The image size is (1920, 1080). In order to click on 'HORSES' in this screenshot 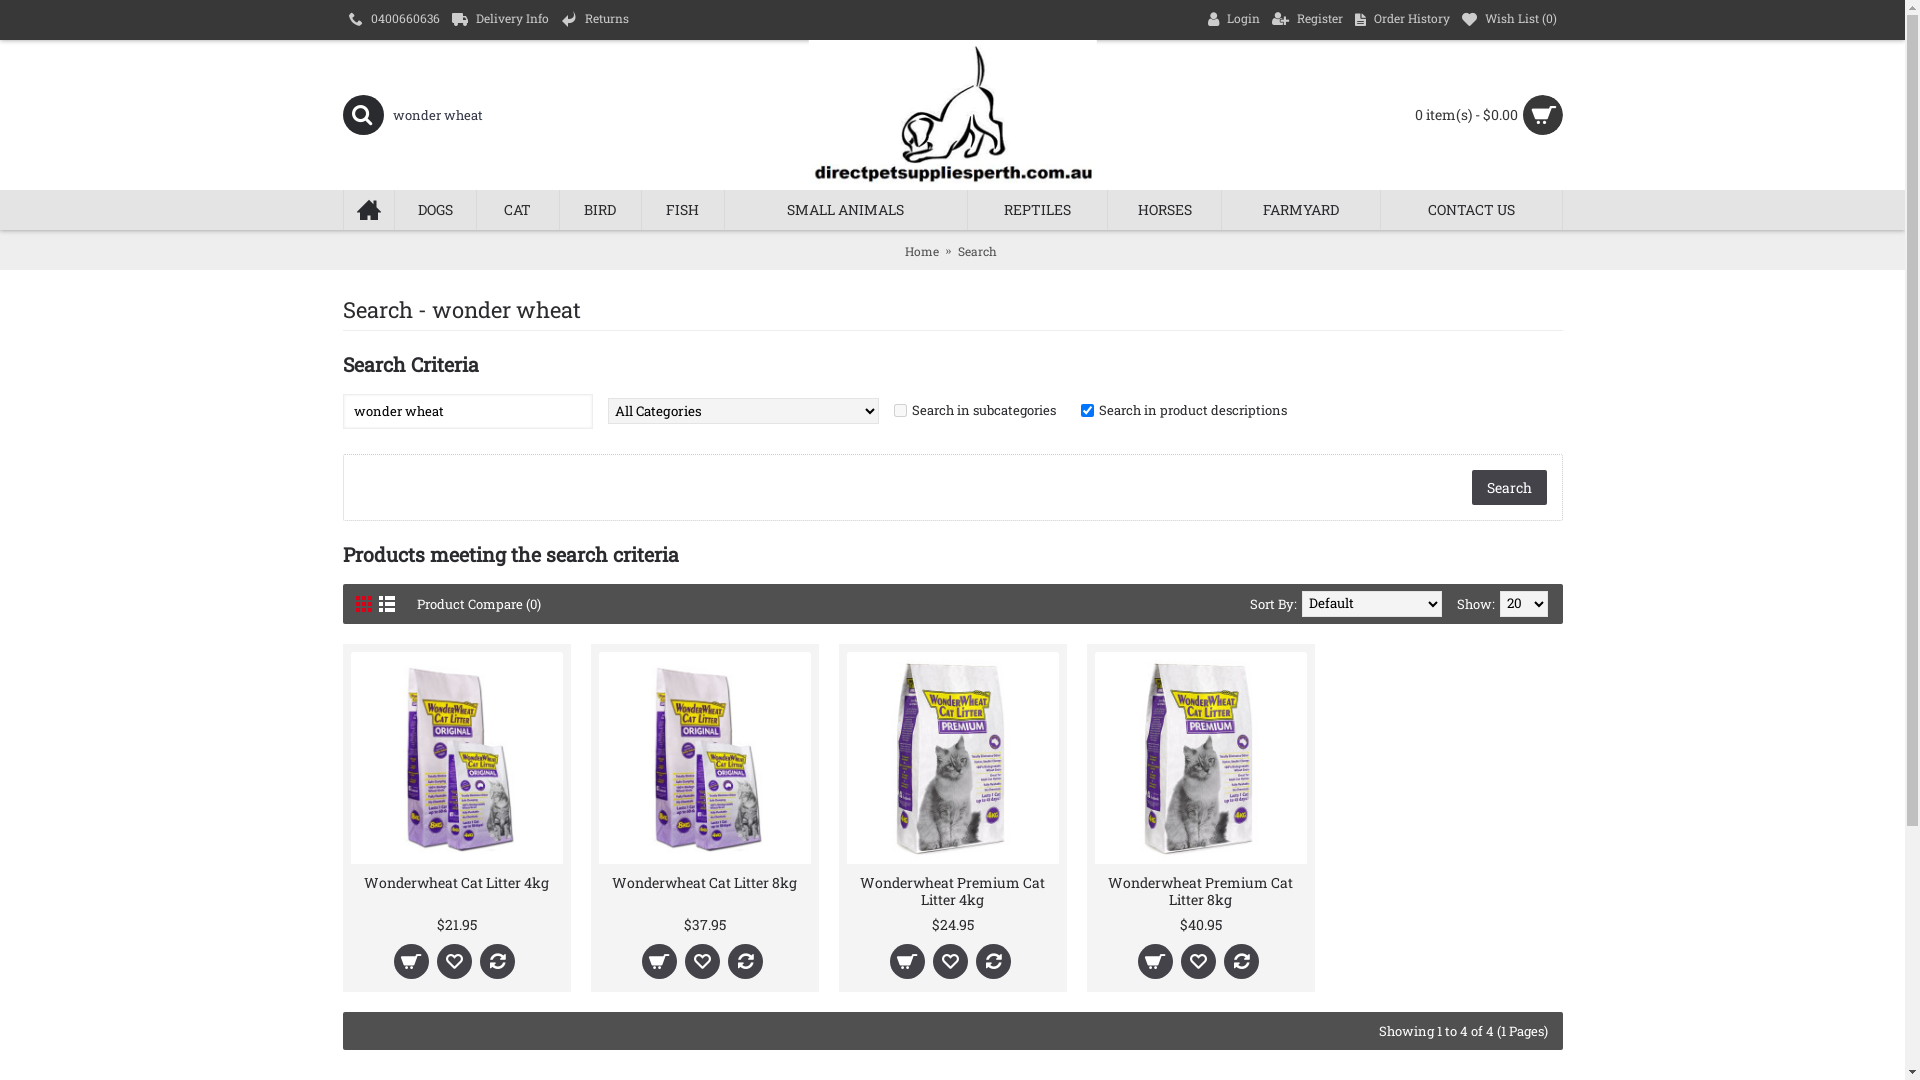, I will do `click(1163, 209)`.